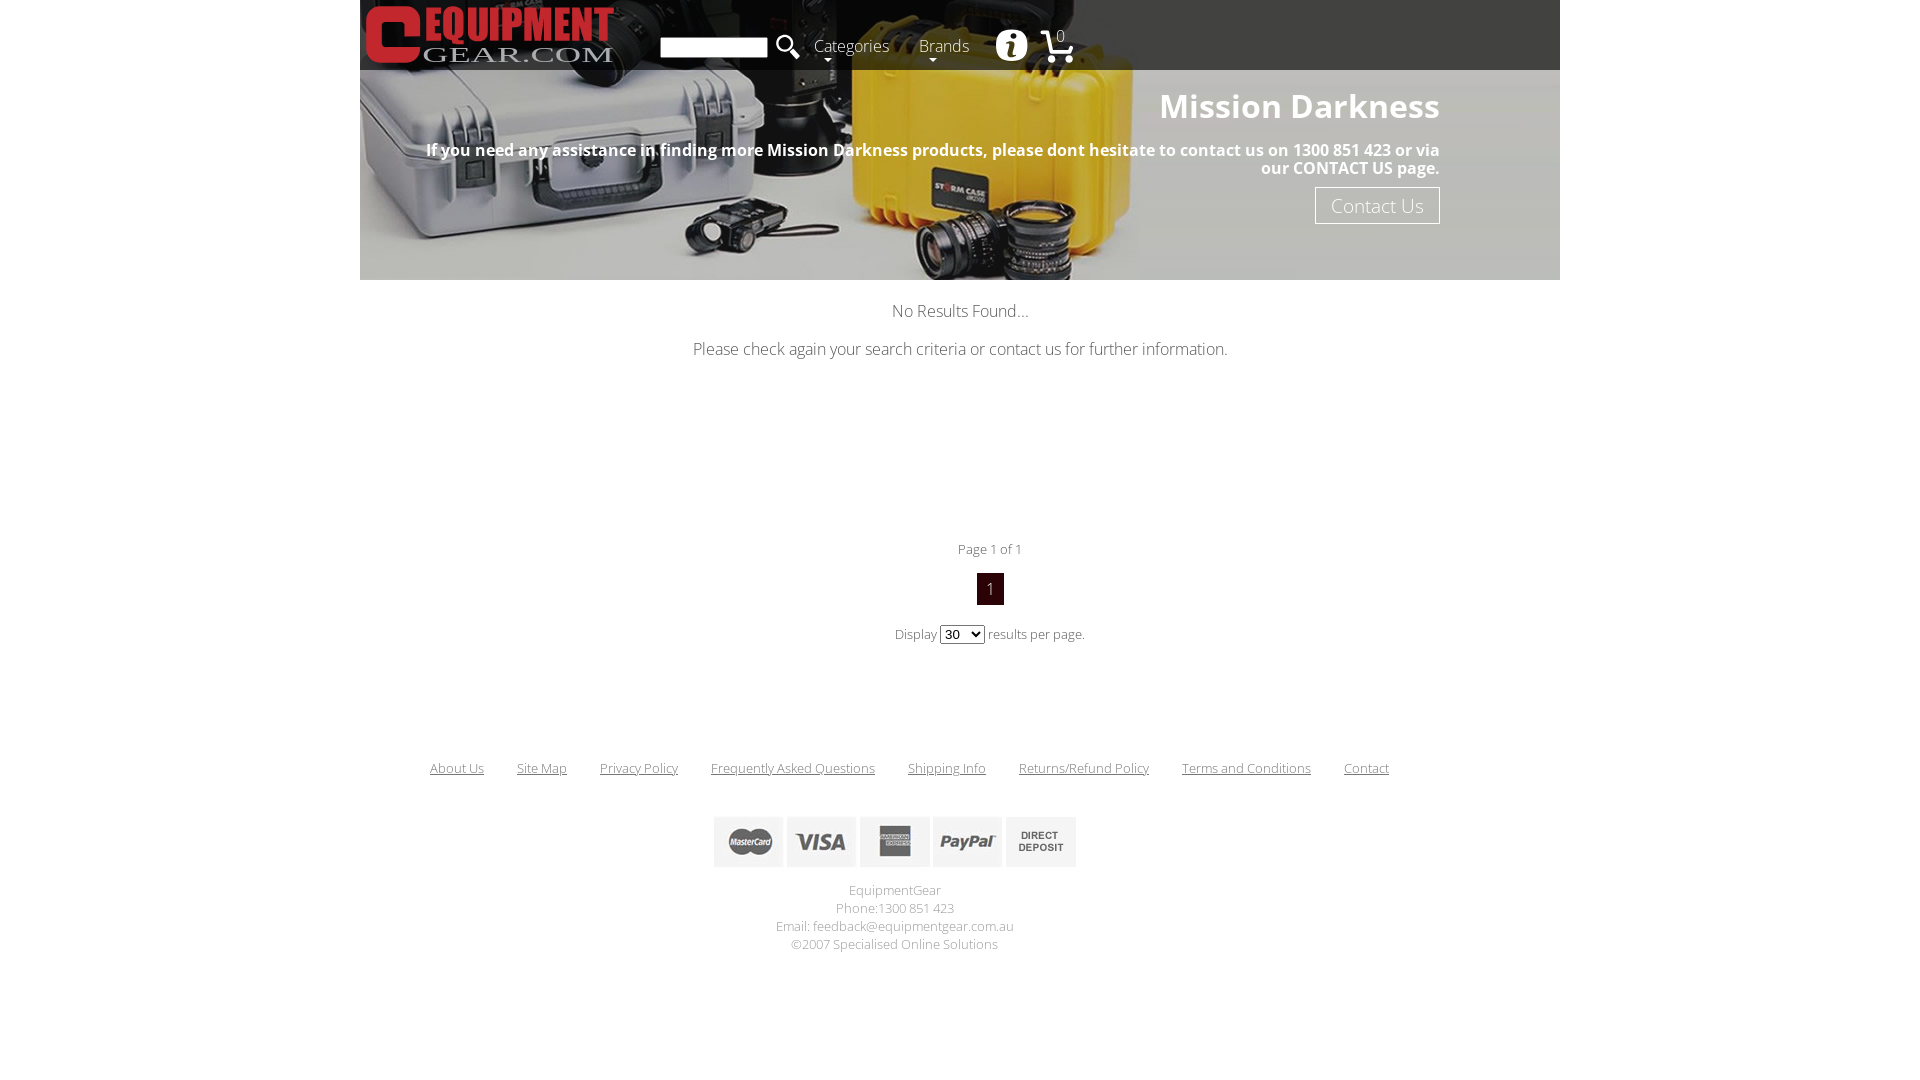 Image resolution: width=1920 pixels, height=1080 pixels. I want to click on 'American Express Accepted', so click(893, 841).